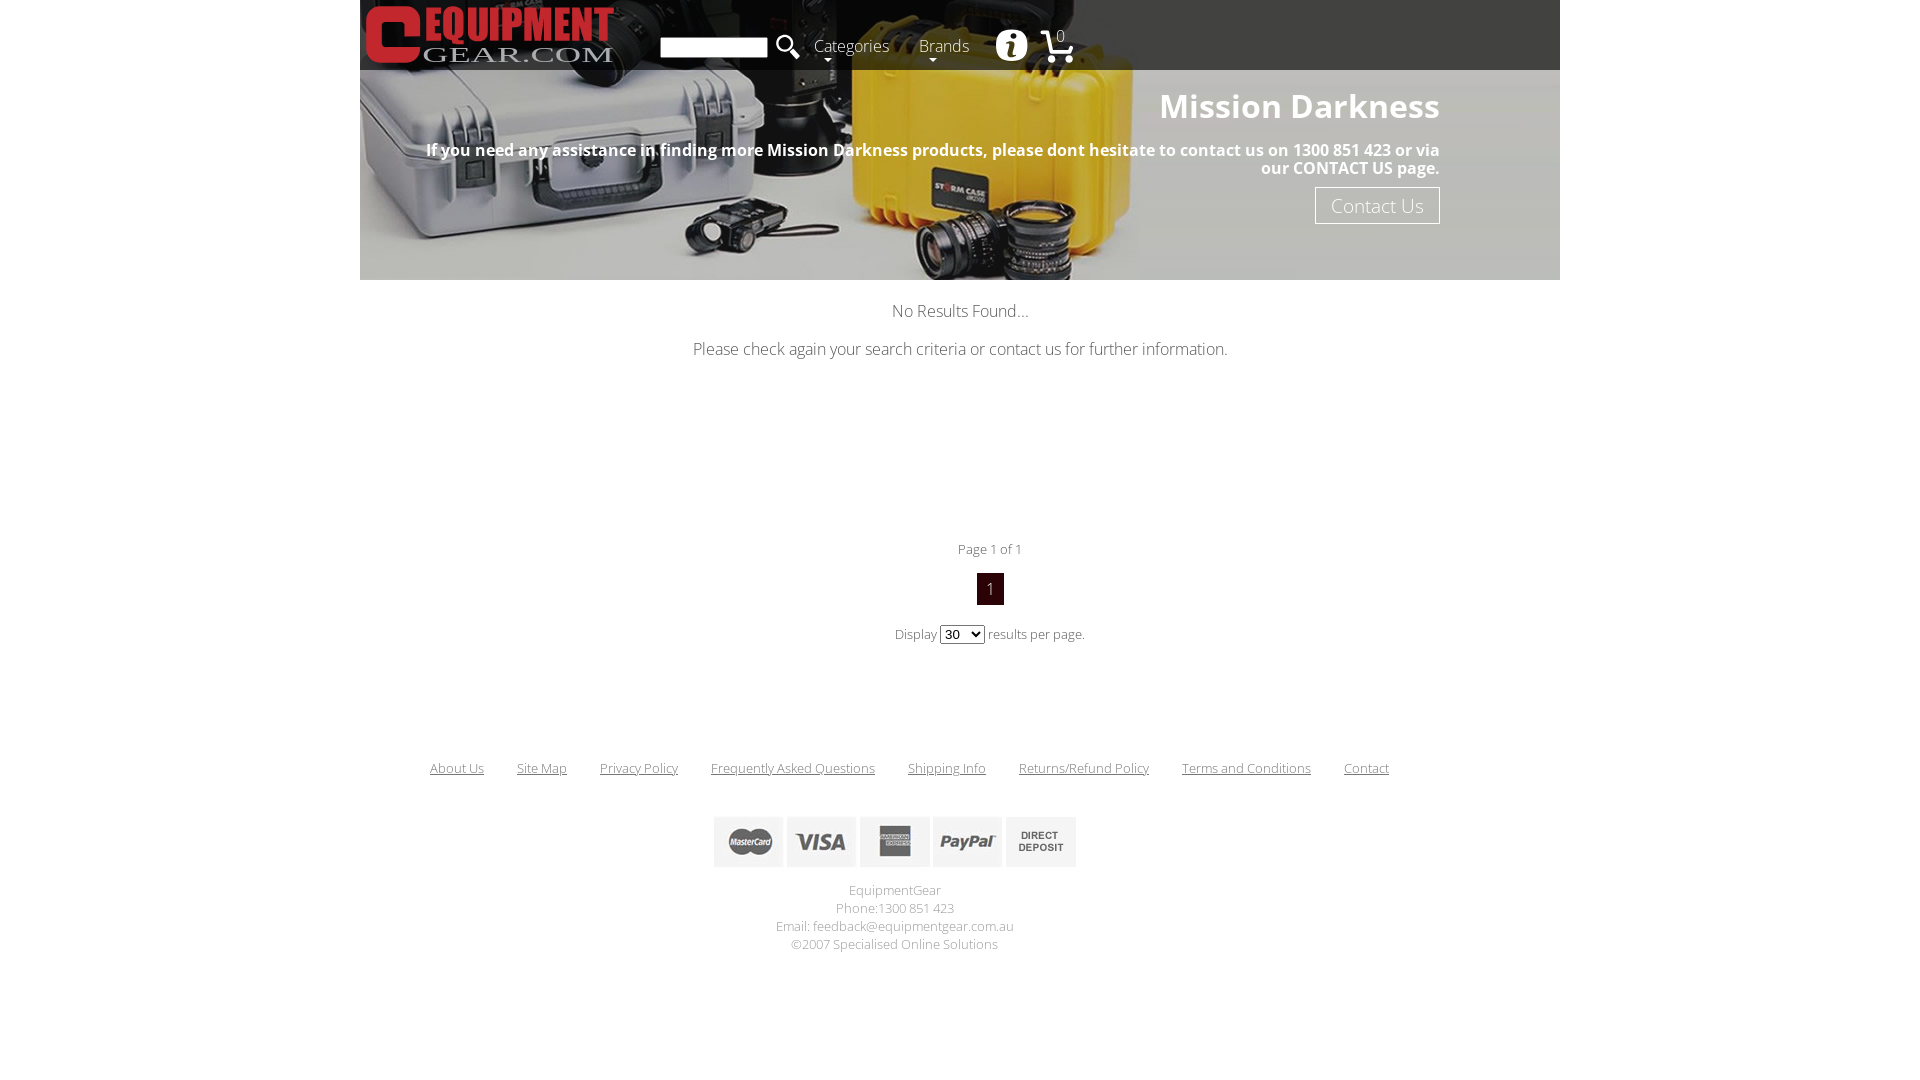 Image resolution: width=1920 pixels, height=1080 pixels. I want to click on 'American Express Accepted', so click(893, 841).